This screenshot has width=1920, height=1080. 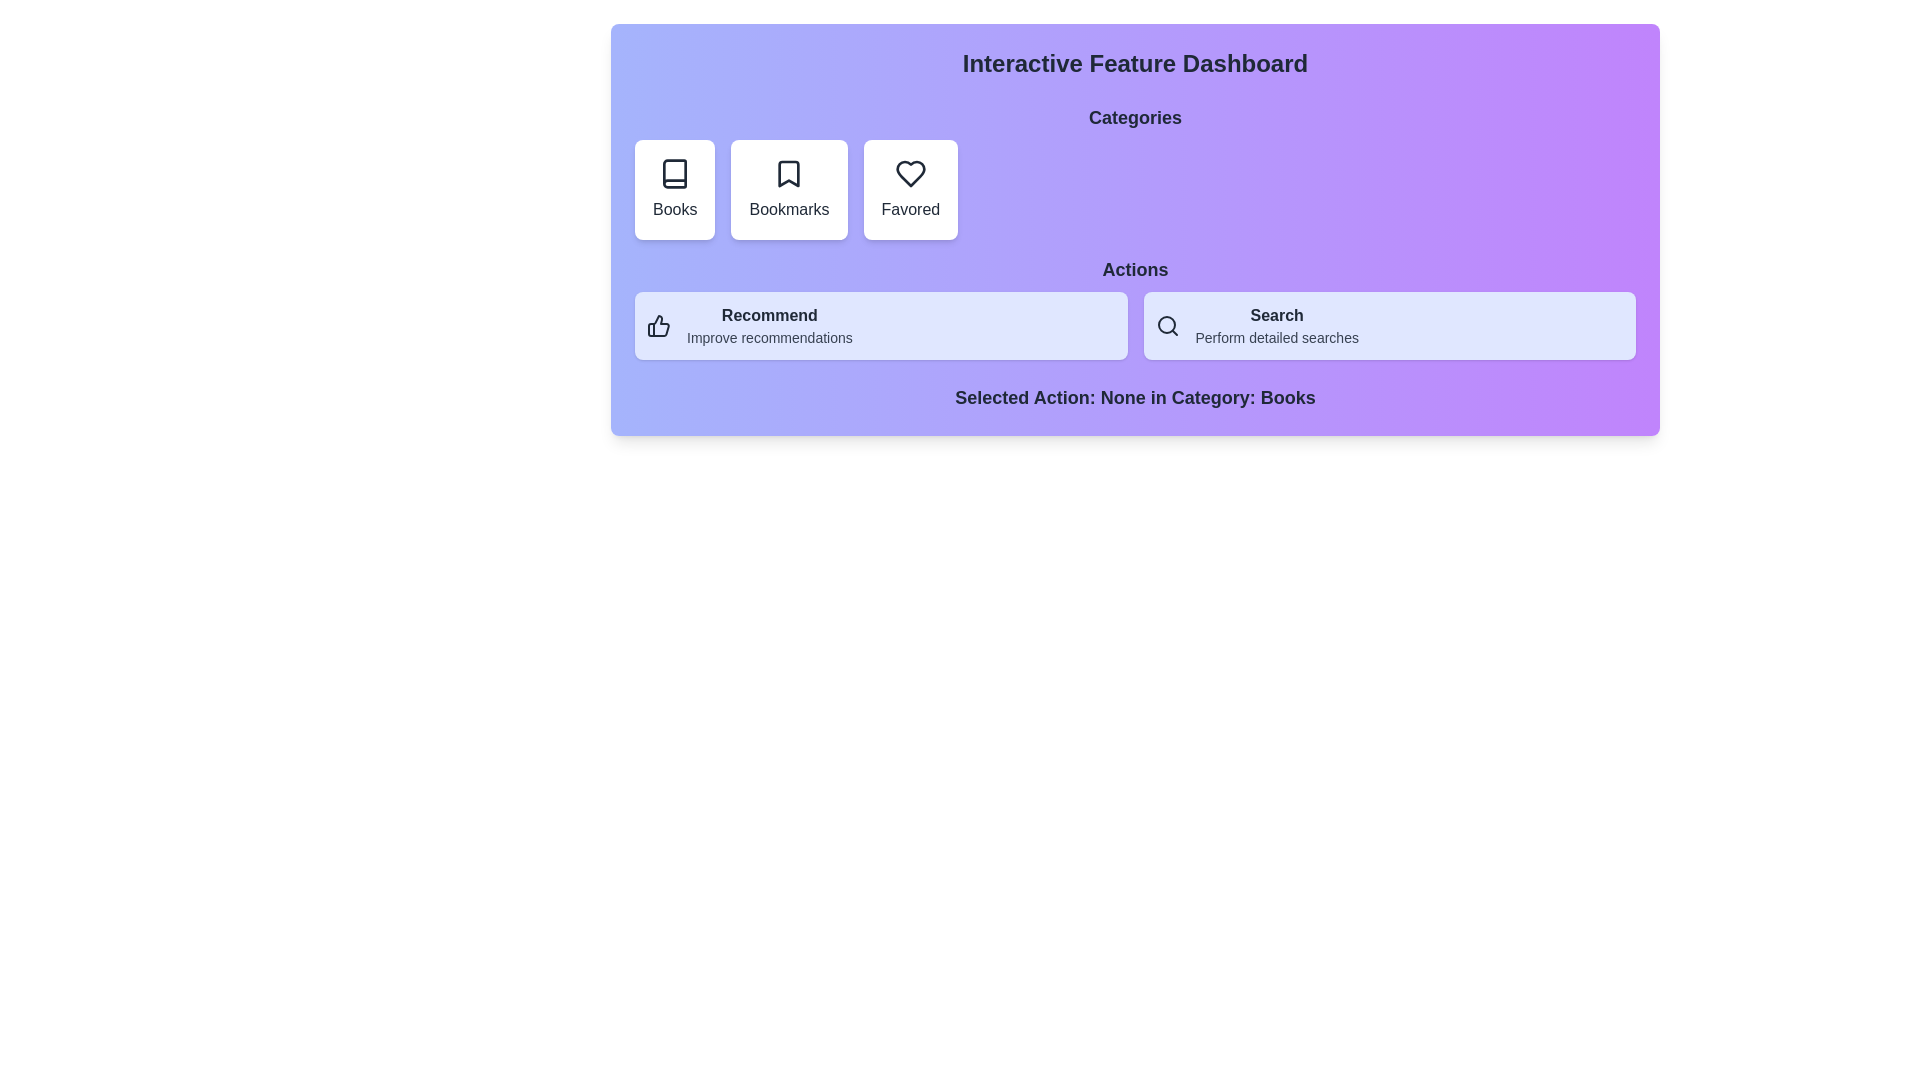 What do you see at coordinates (768, 337) in the screenshot?
I see `the Text Label that provides clarification for the 'Recommend' action, located beneath the 'Recommend' label in the 'Actions' section` at bounding box center [768, 337].